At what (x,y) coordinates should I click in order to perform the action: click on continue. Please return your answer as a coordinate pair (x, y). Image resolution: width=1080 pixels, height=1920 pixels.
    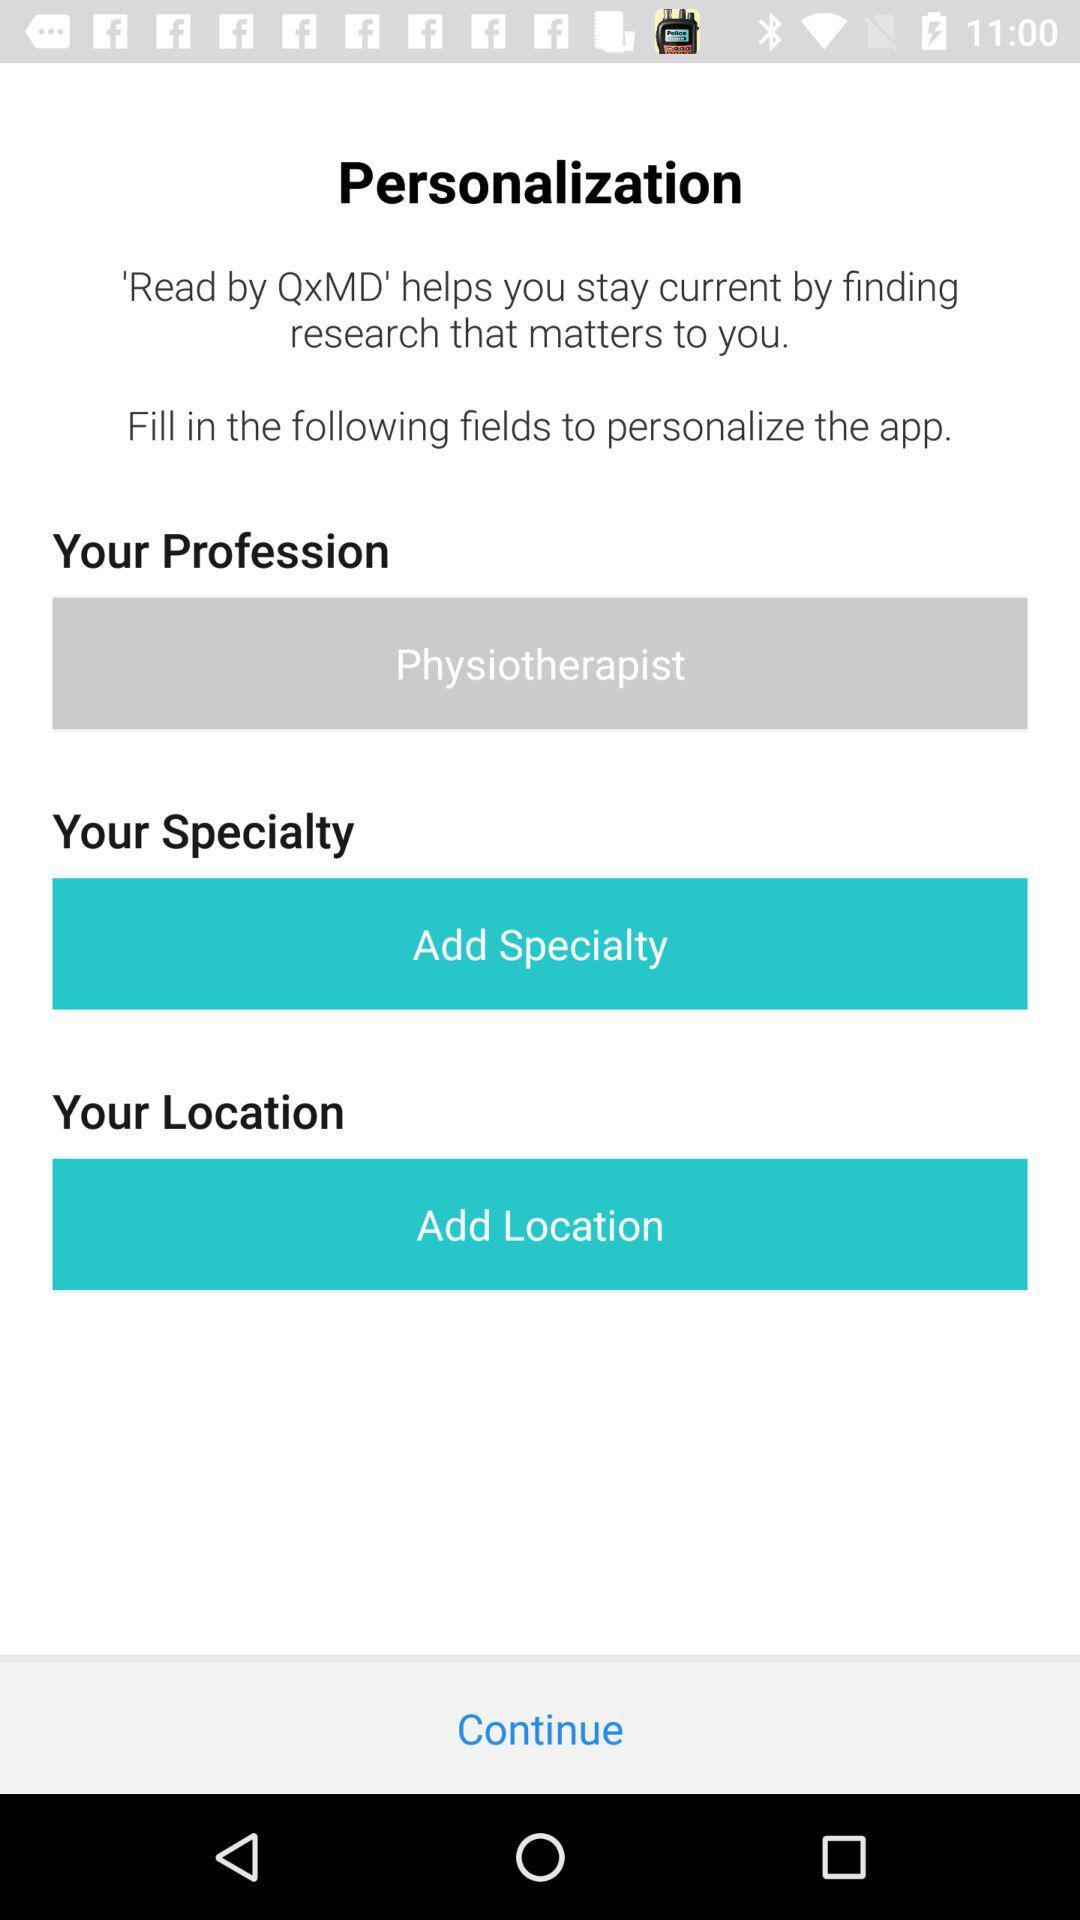
    Looking at the image, I should click on (540, 1727).